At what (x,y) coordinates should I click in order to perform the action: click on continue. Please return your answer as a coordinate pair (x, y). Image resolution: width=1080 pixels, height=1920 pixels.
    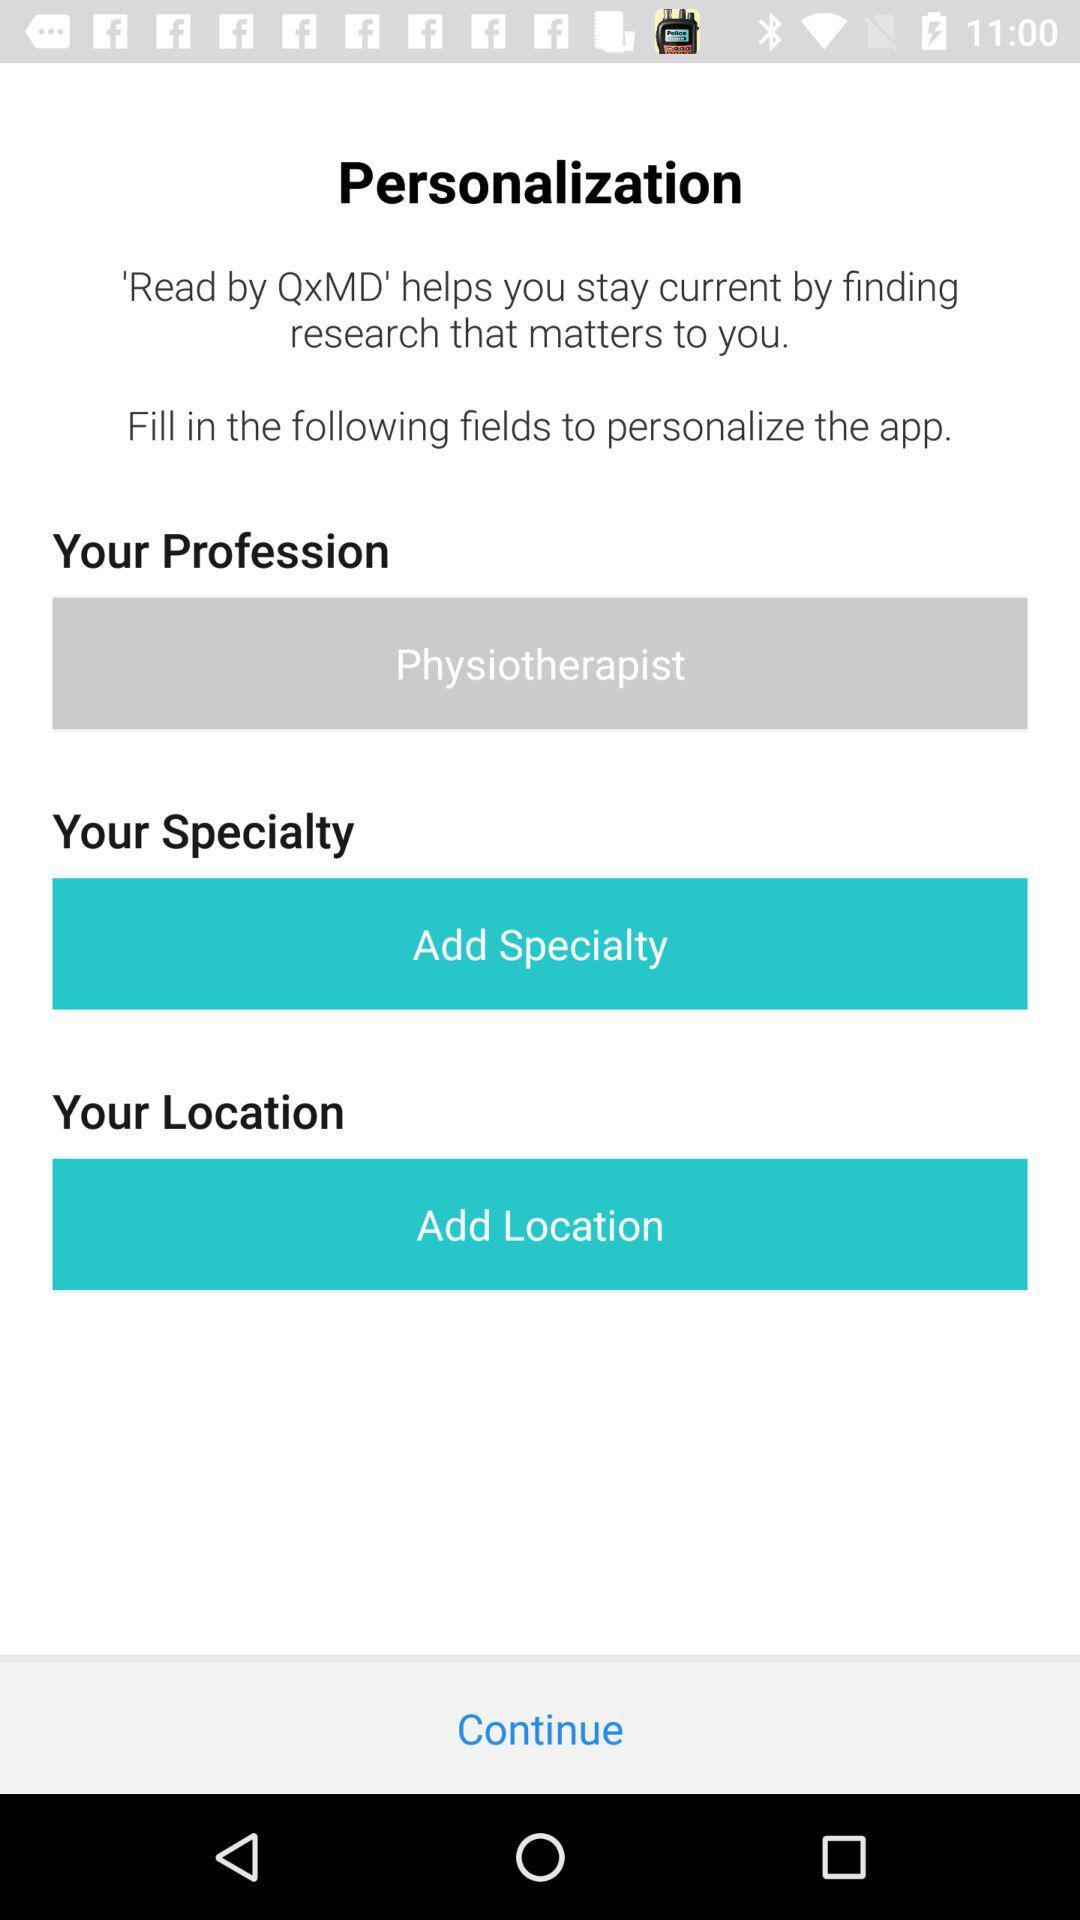
    Looking at the image, I should click on (540, 1727).